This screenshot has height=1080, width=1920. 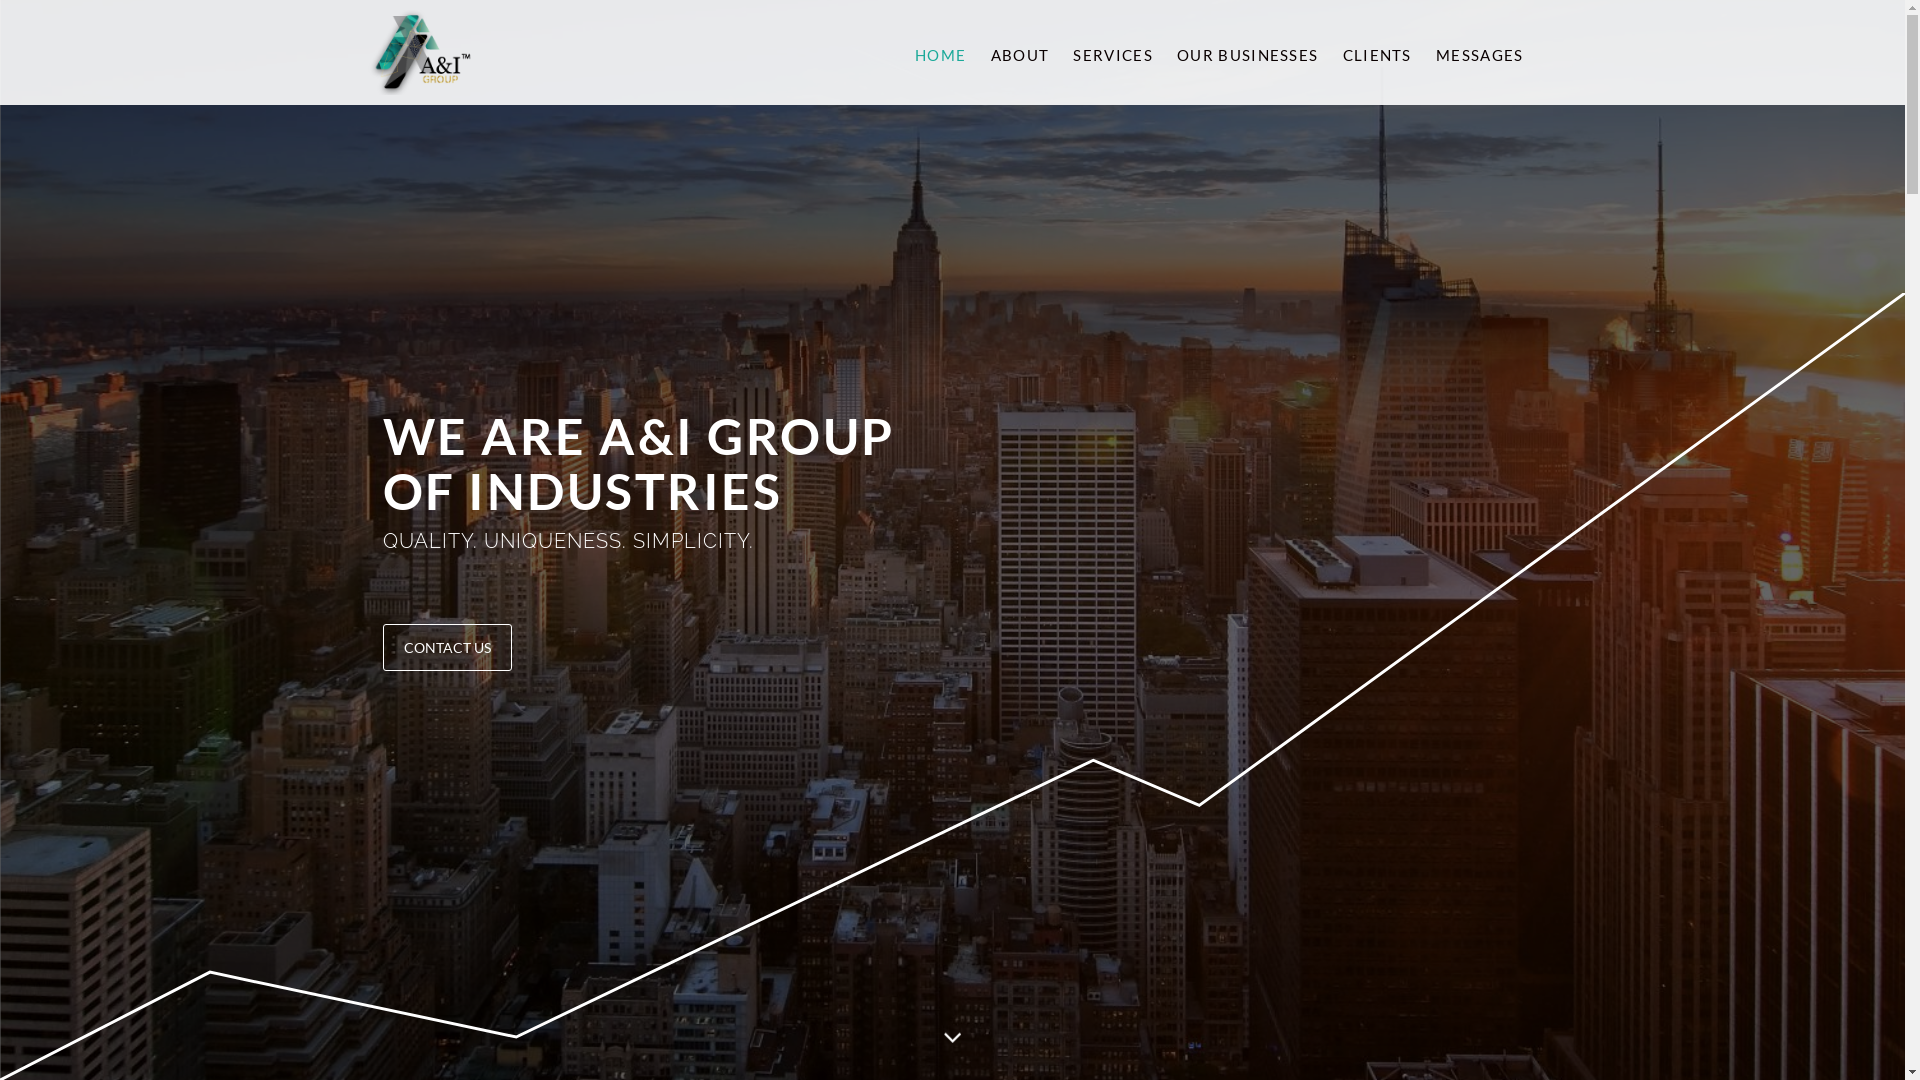 I want to click on ' MESSAGES', so click(x=1420, y=51).